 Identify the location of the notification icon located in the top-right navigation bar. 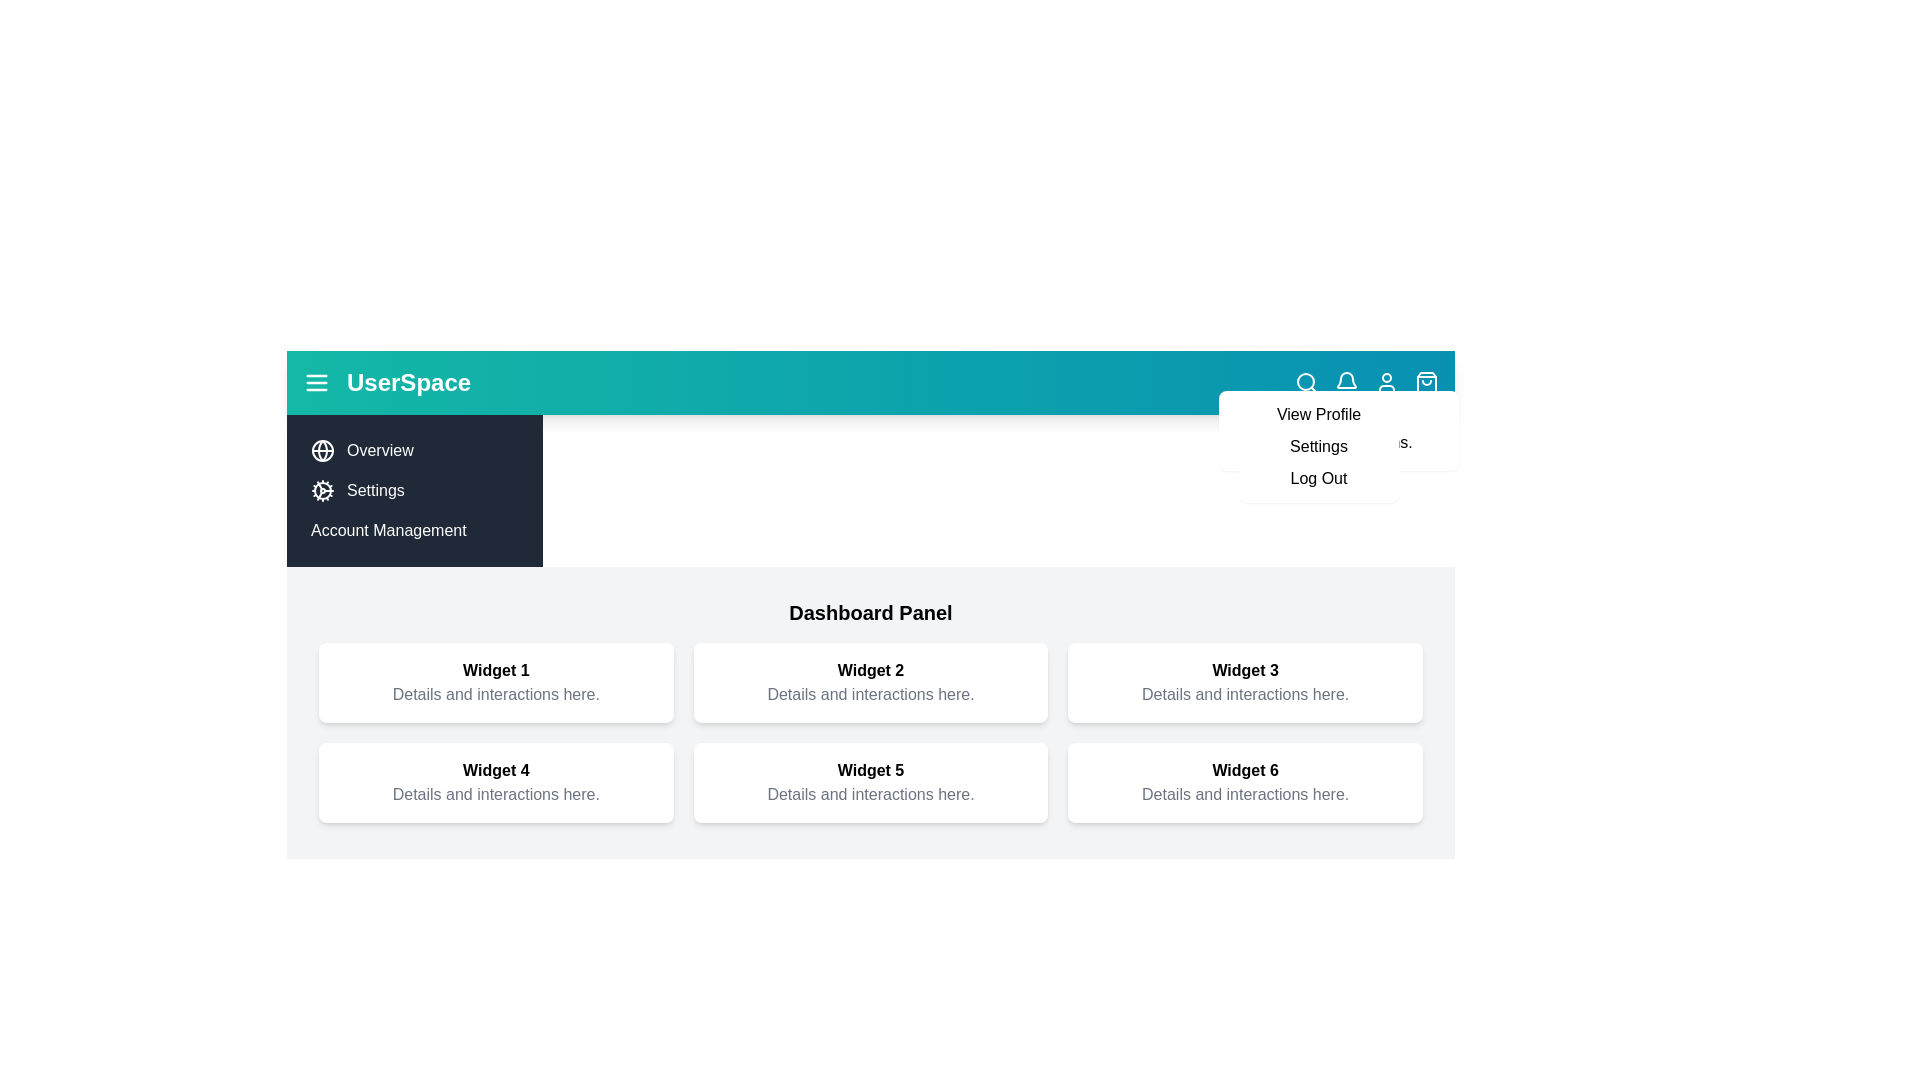
(1347, 382).